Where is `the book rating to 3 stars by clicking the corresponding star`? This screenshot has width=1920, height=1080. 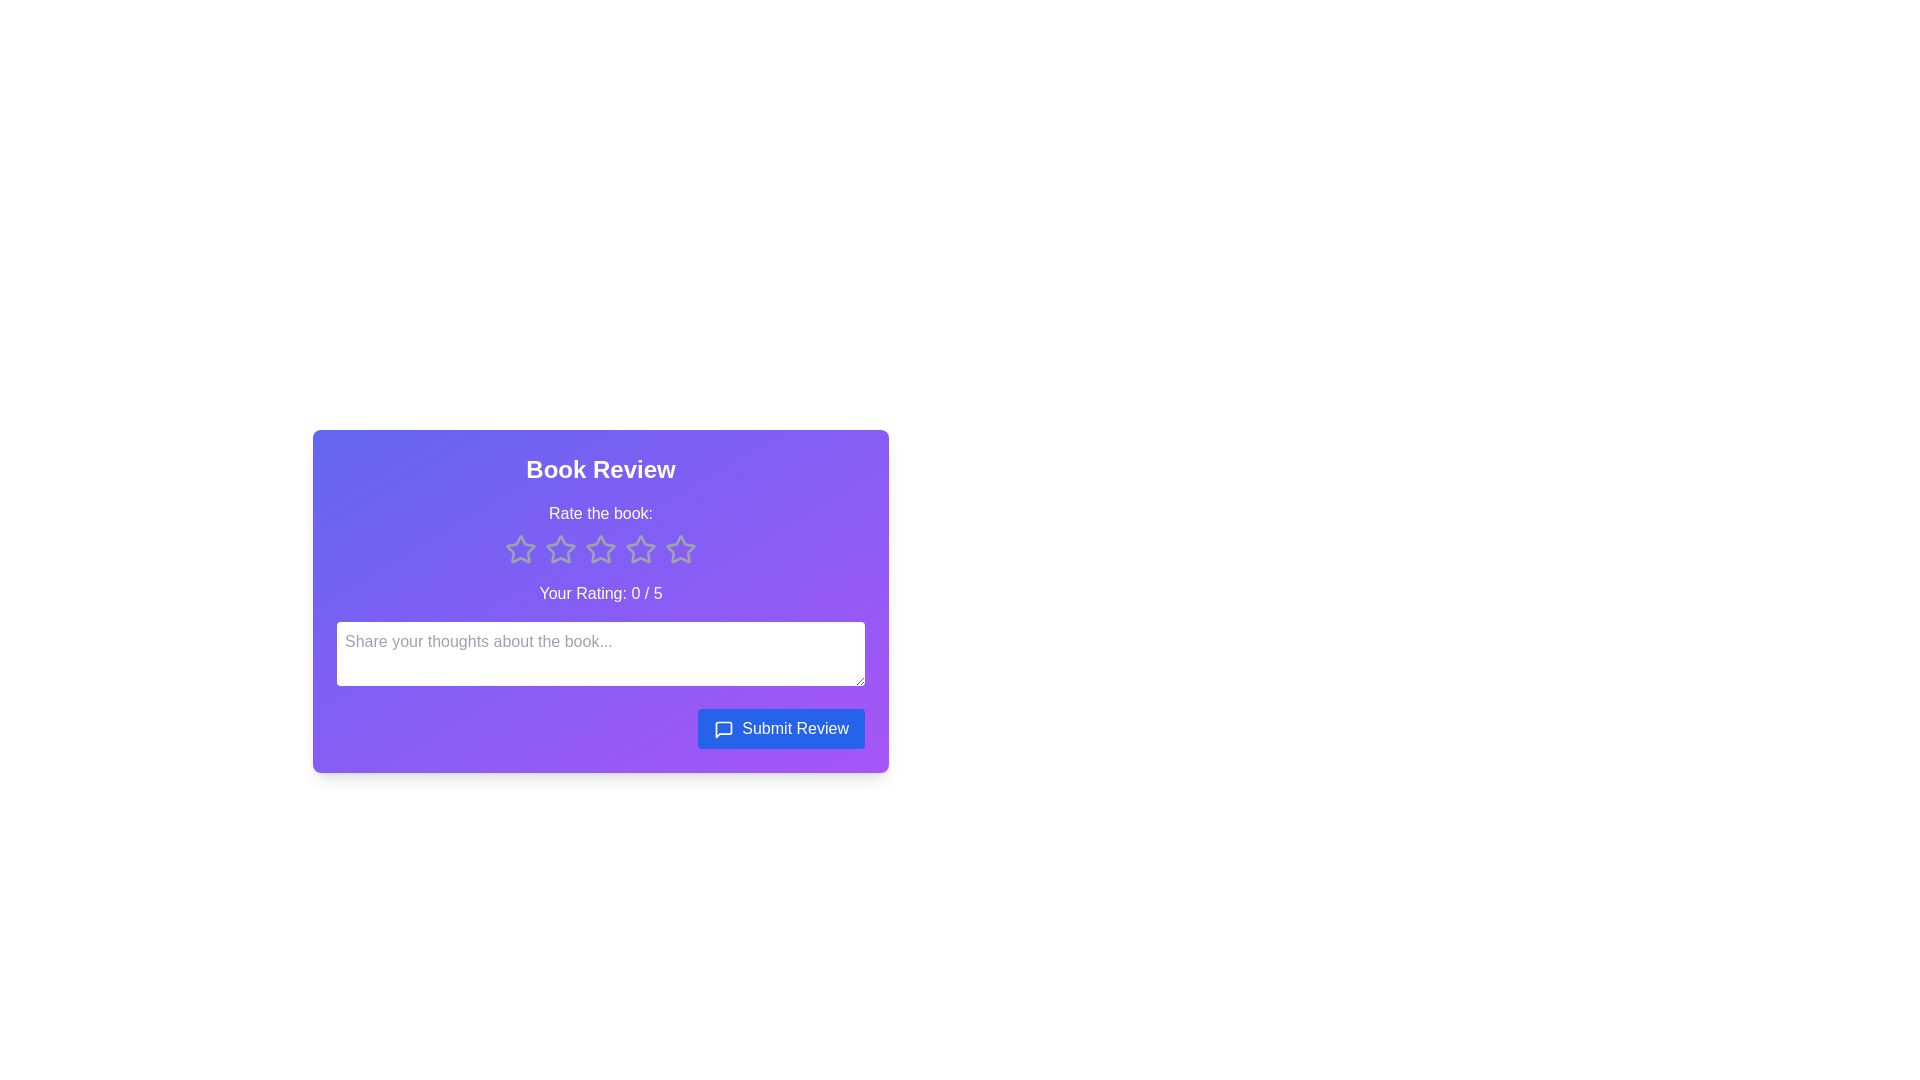 the book rating to 3 stars by clicking the corresponding star is located at coordinates (599, 550).